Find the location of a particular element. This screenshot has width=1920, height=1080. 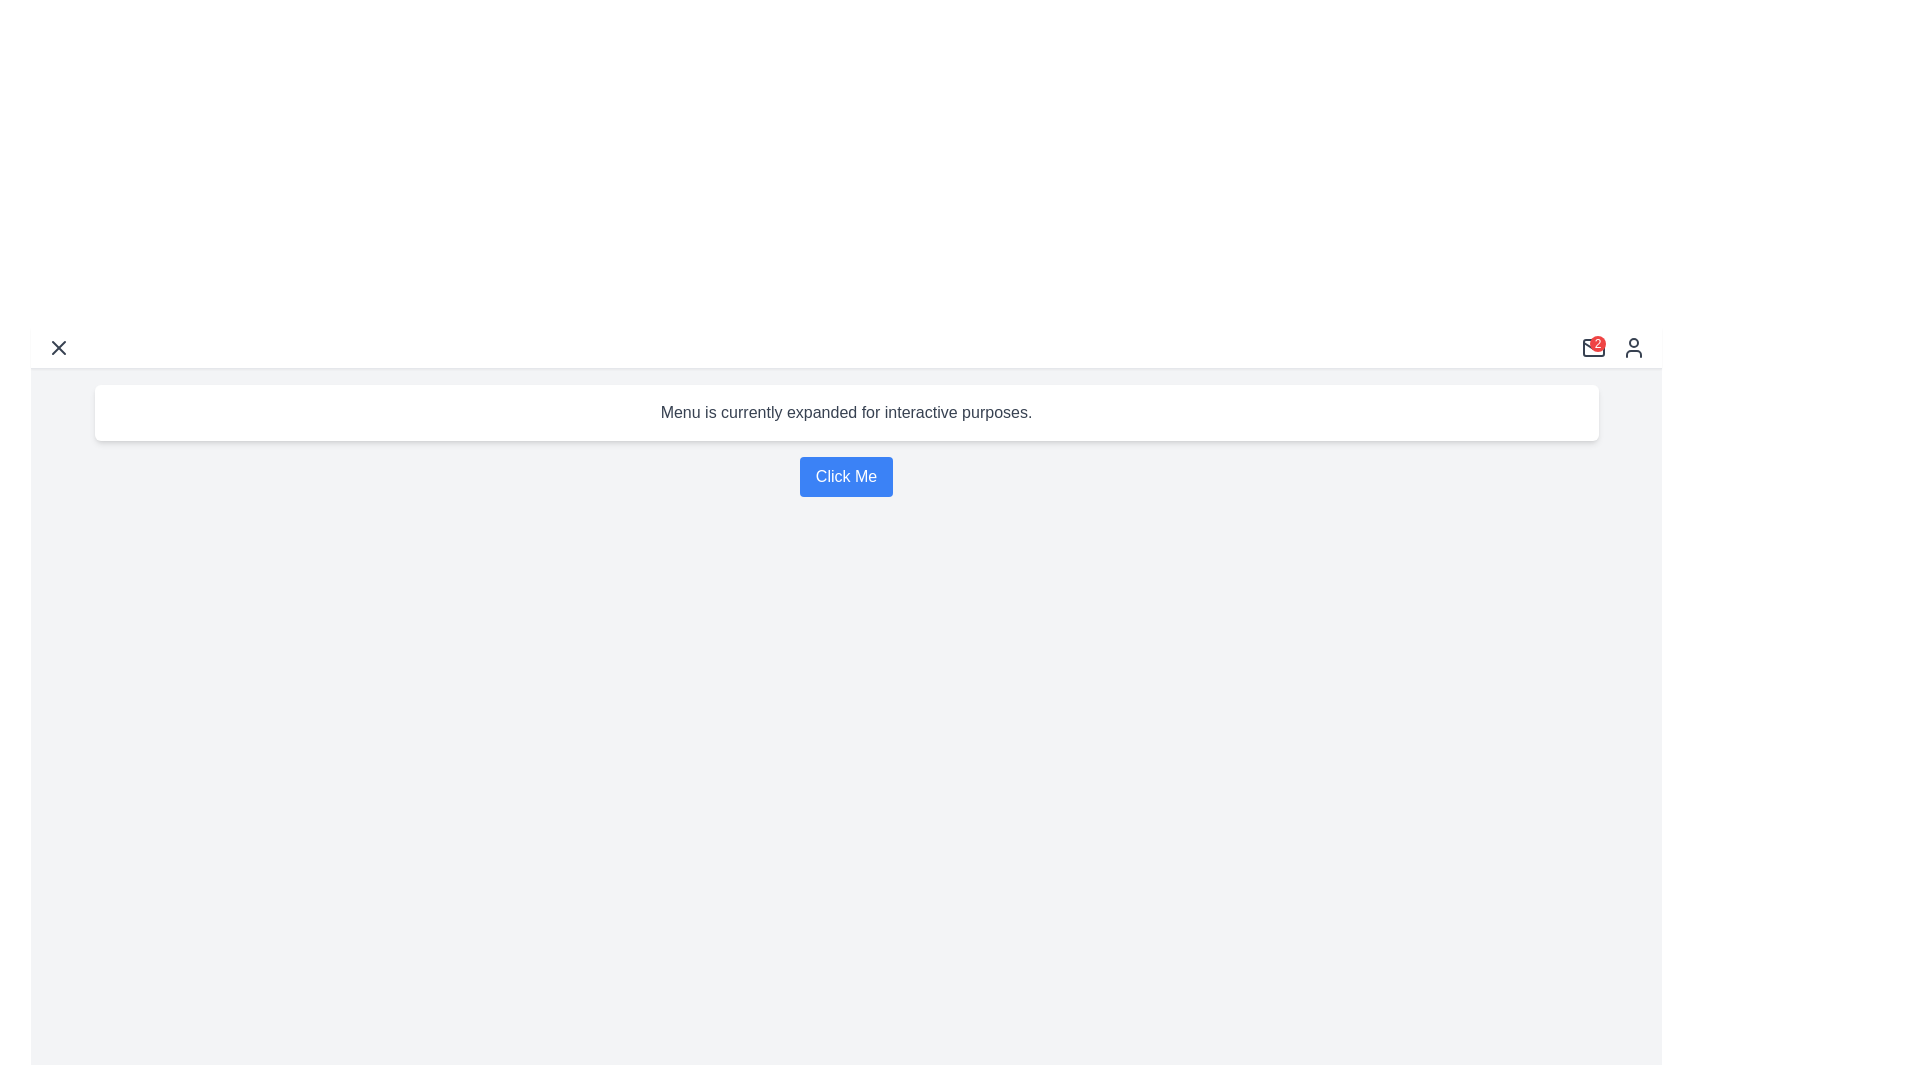

the user profile icon, which is a dark-colored SVG graphic of a generic human figure located at the rightmost end of the top navigation bar is located at coordinates (1633, 346).